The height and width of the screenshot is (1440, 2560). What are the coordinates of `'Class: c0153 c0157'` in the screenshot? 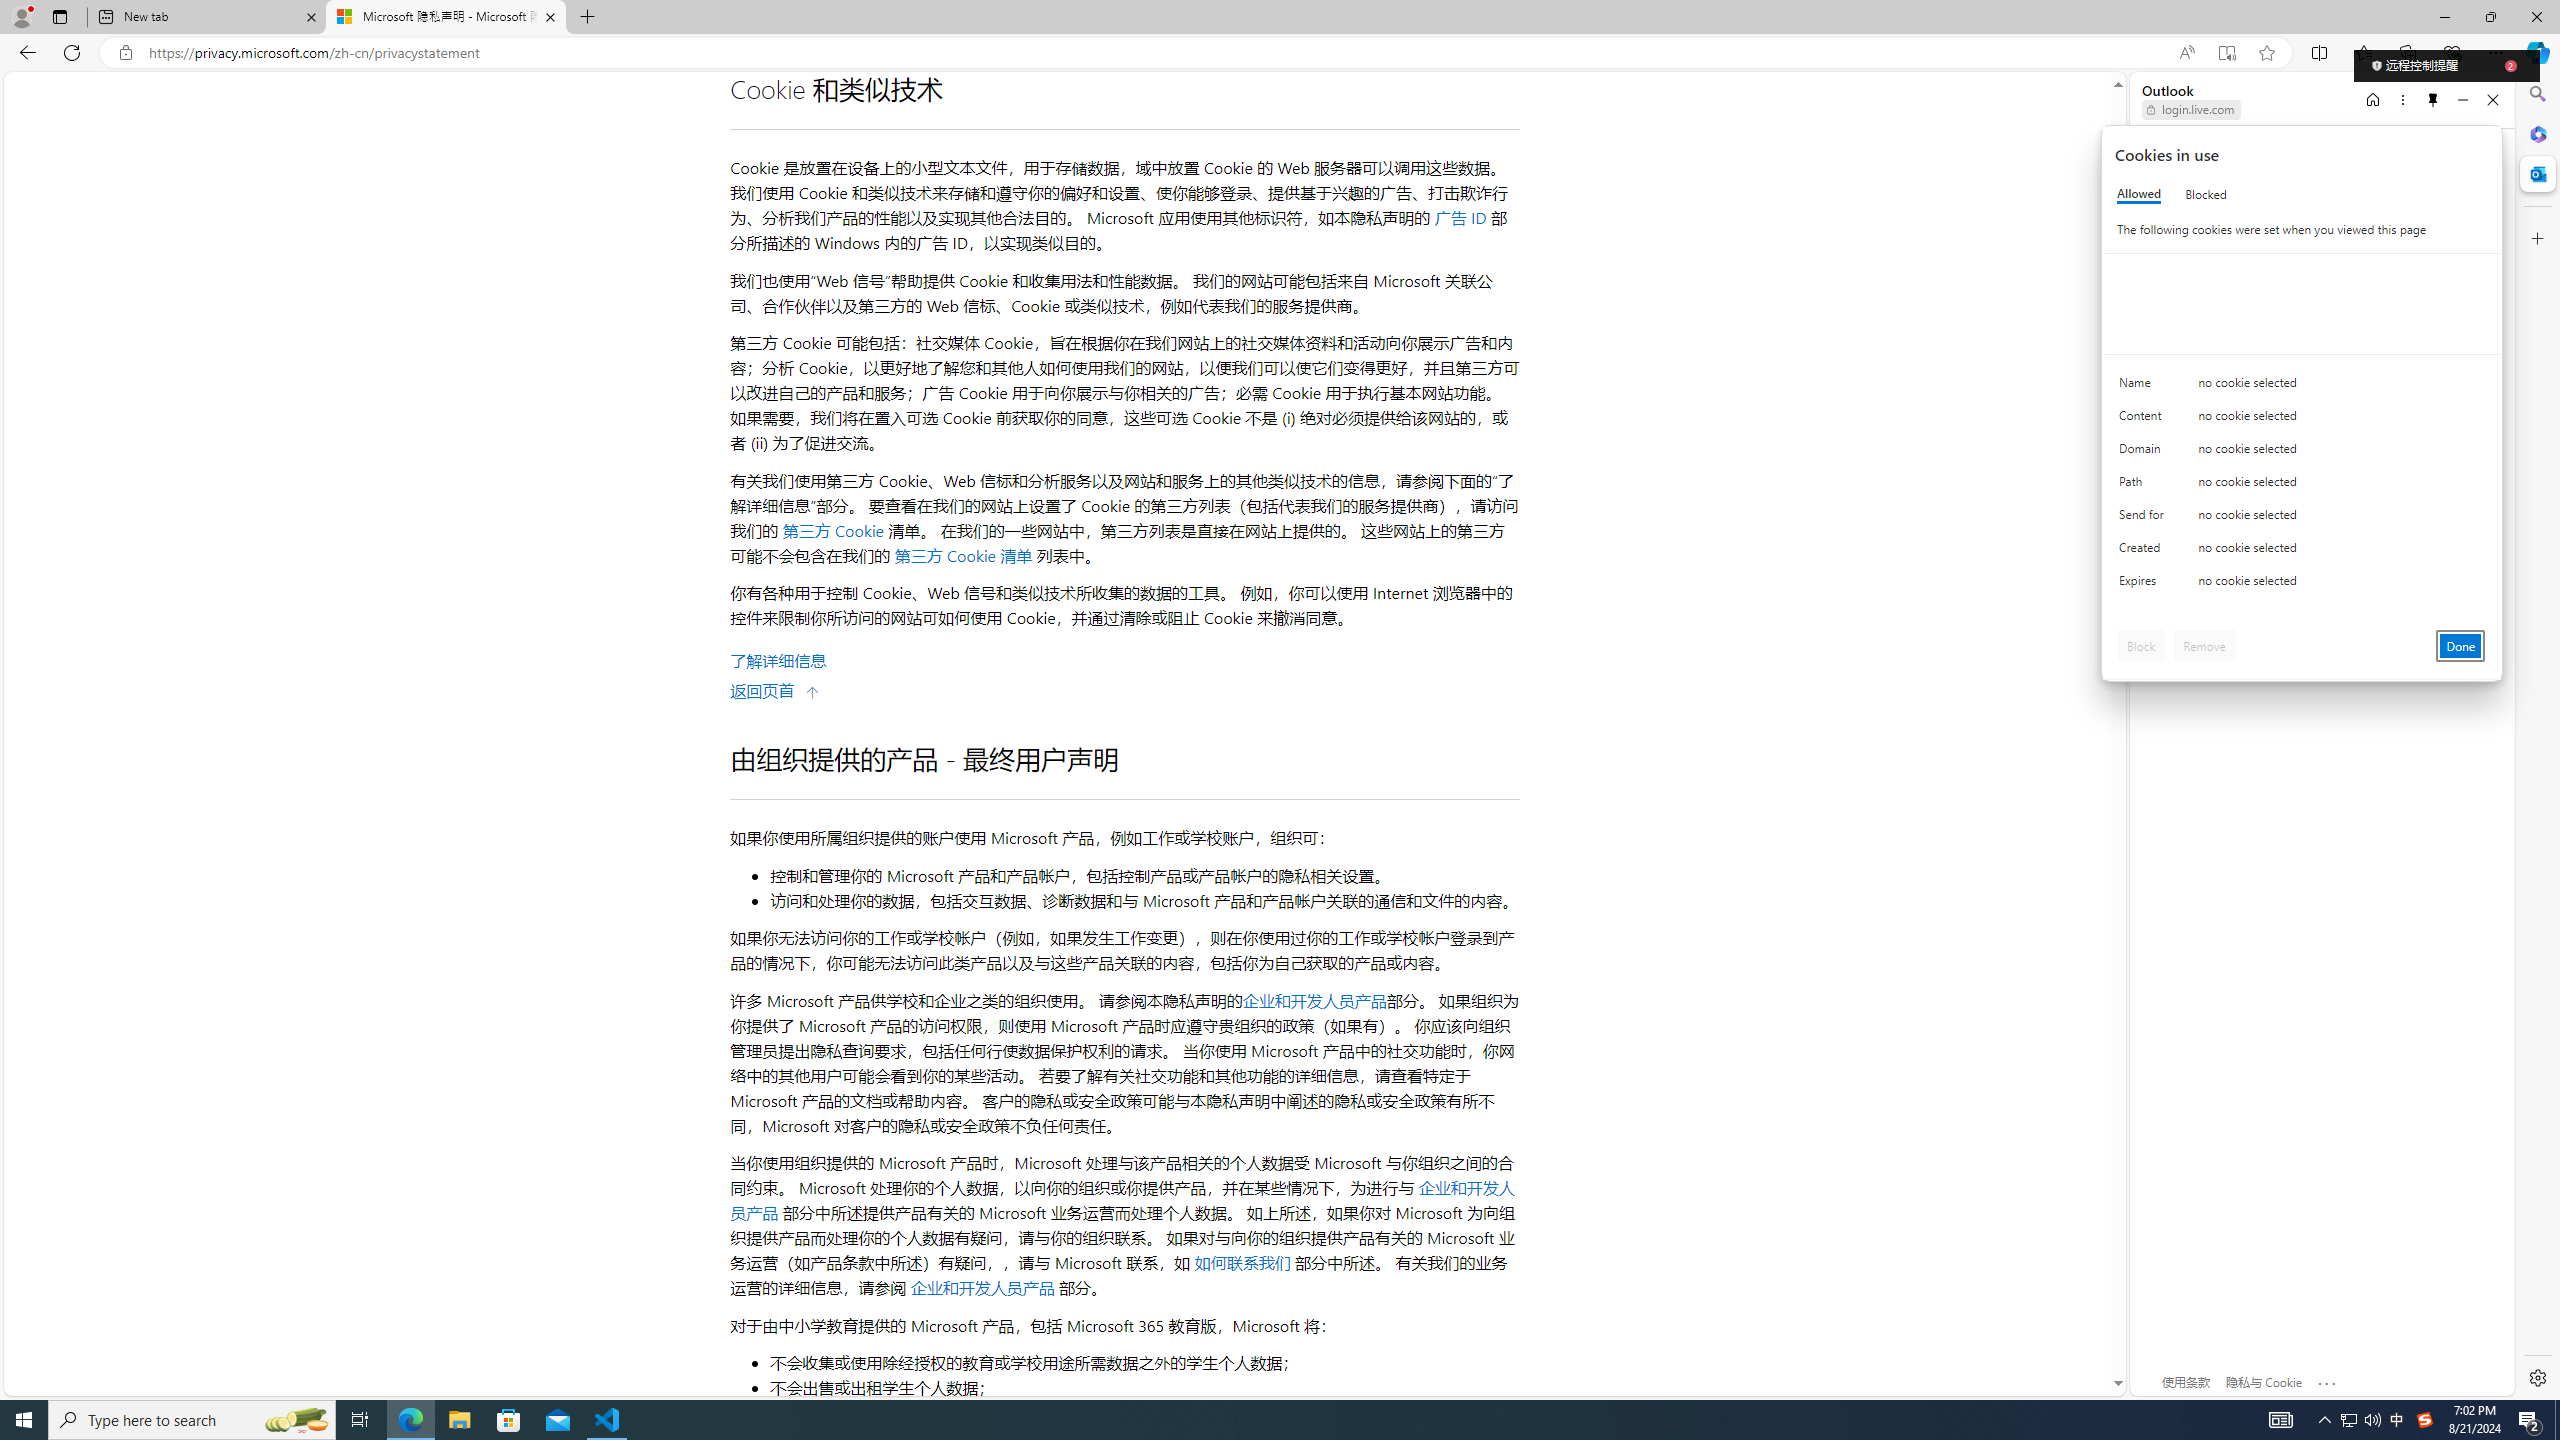 It's located at (2302, 585).